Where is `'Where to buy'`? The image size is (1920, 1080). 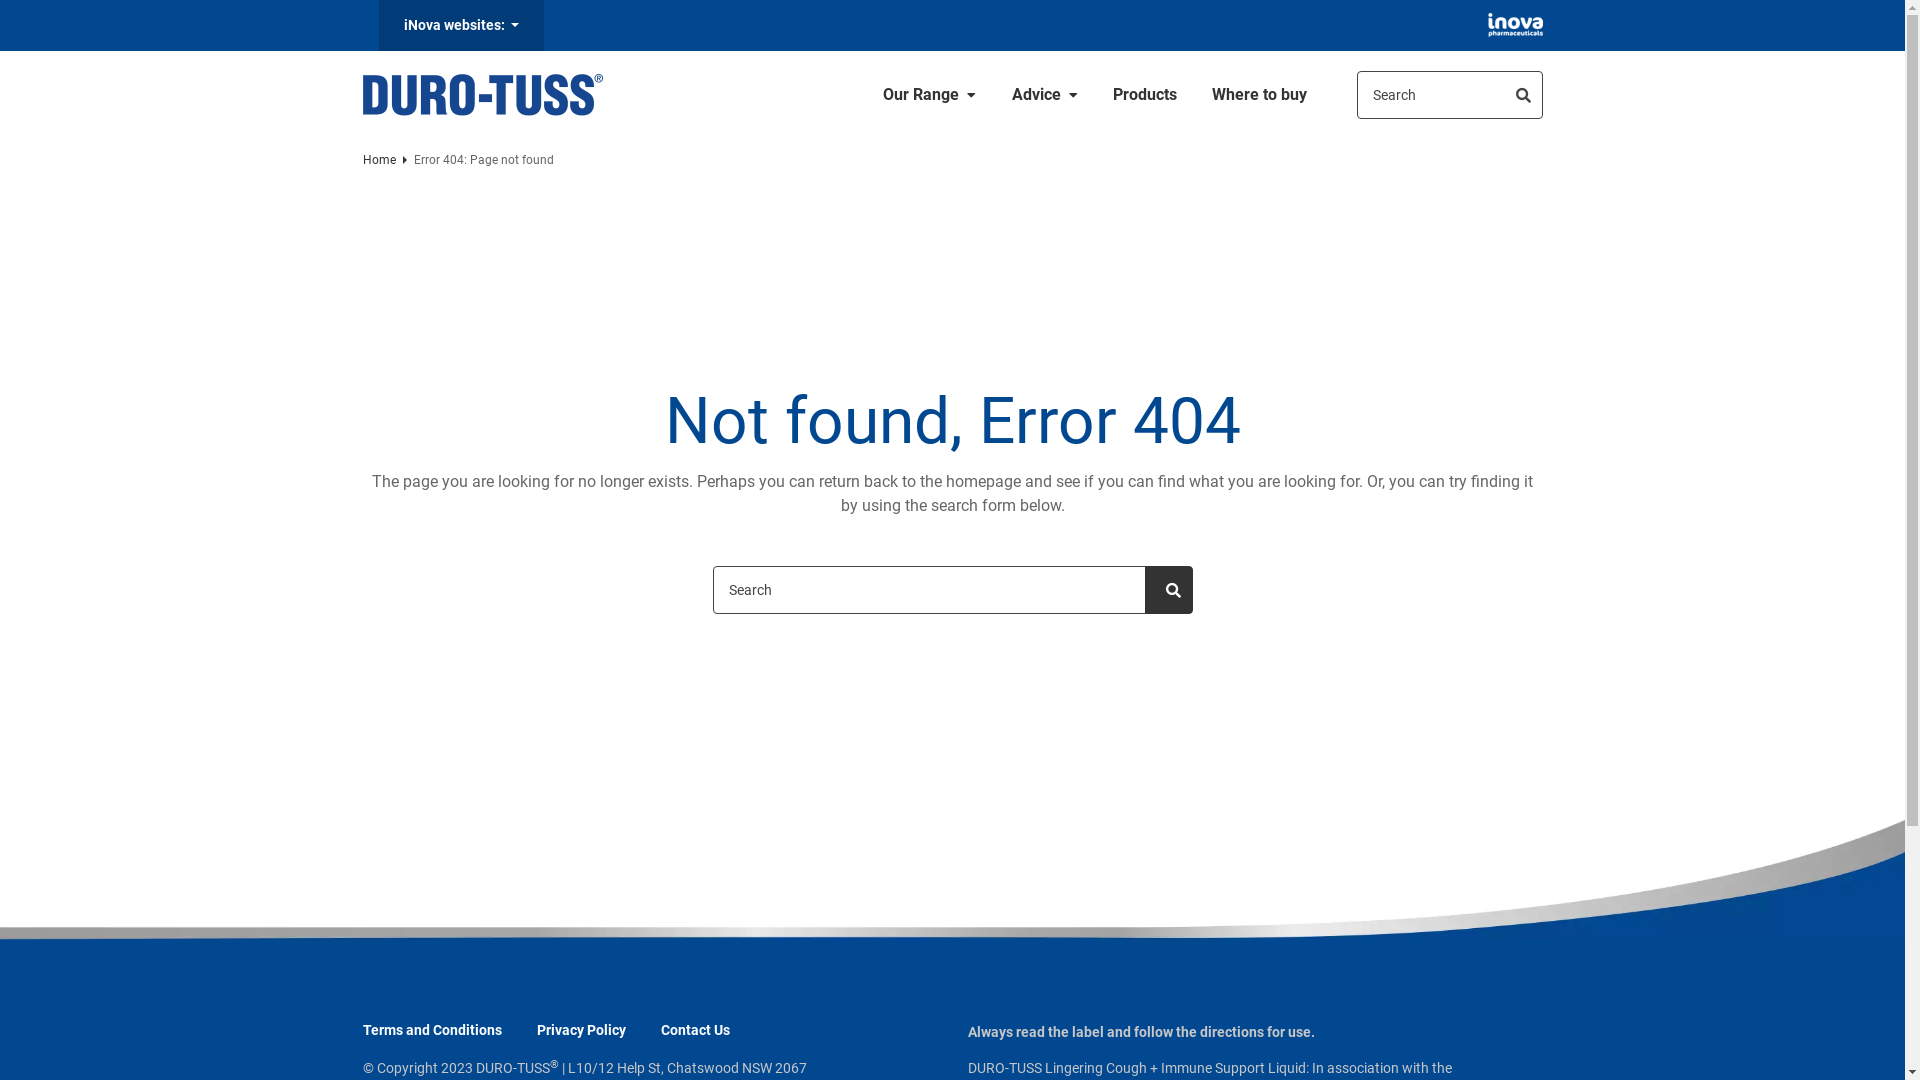
'Where to buy' is located at coordinates (1258, 95).